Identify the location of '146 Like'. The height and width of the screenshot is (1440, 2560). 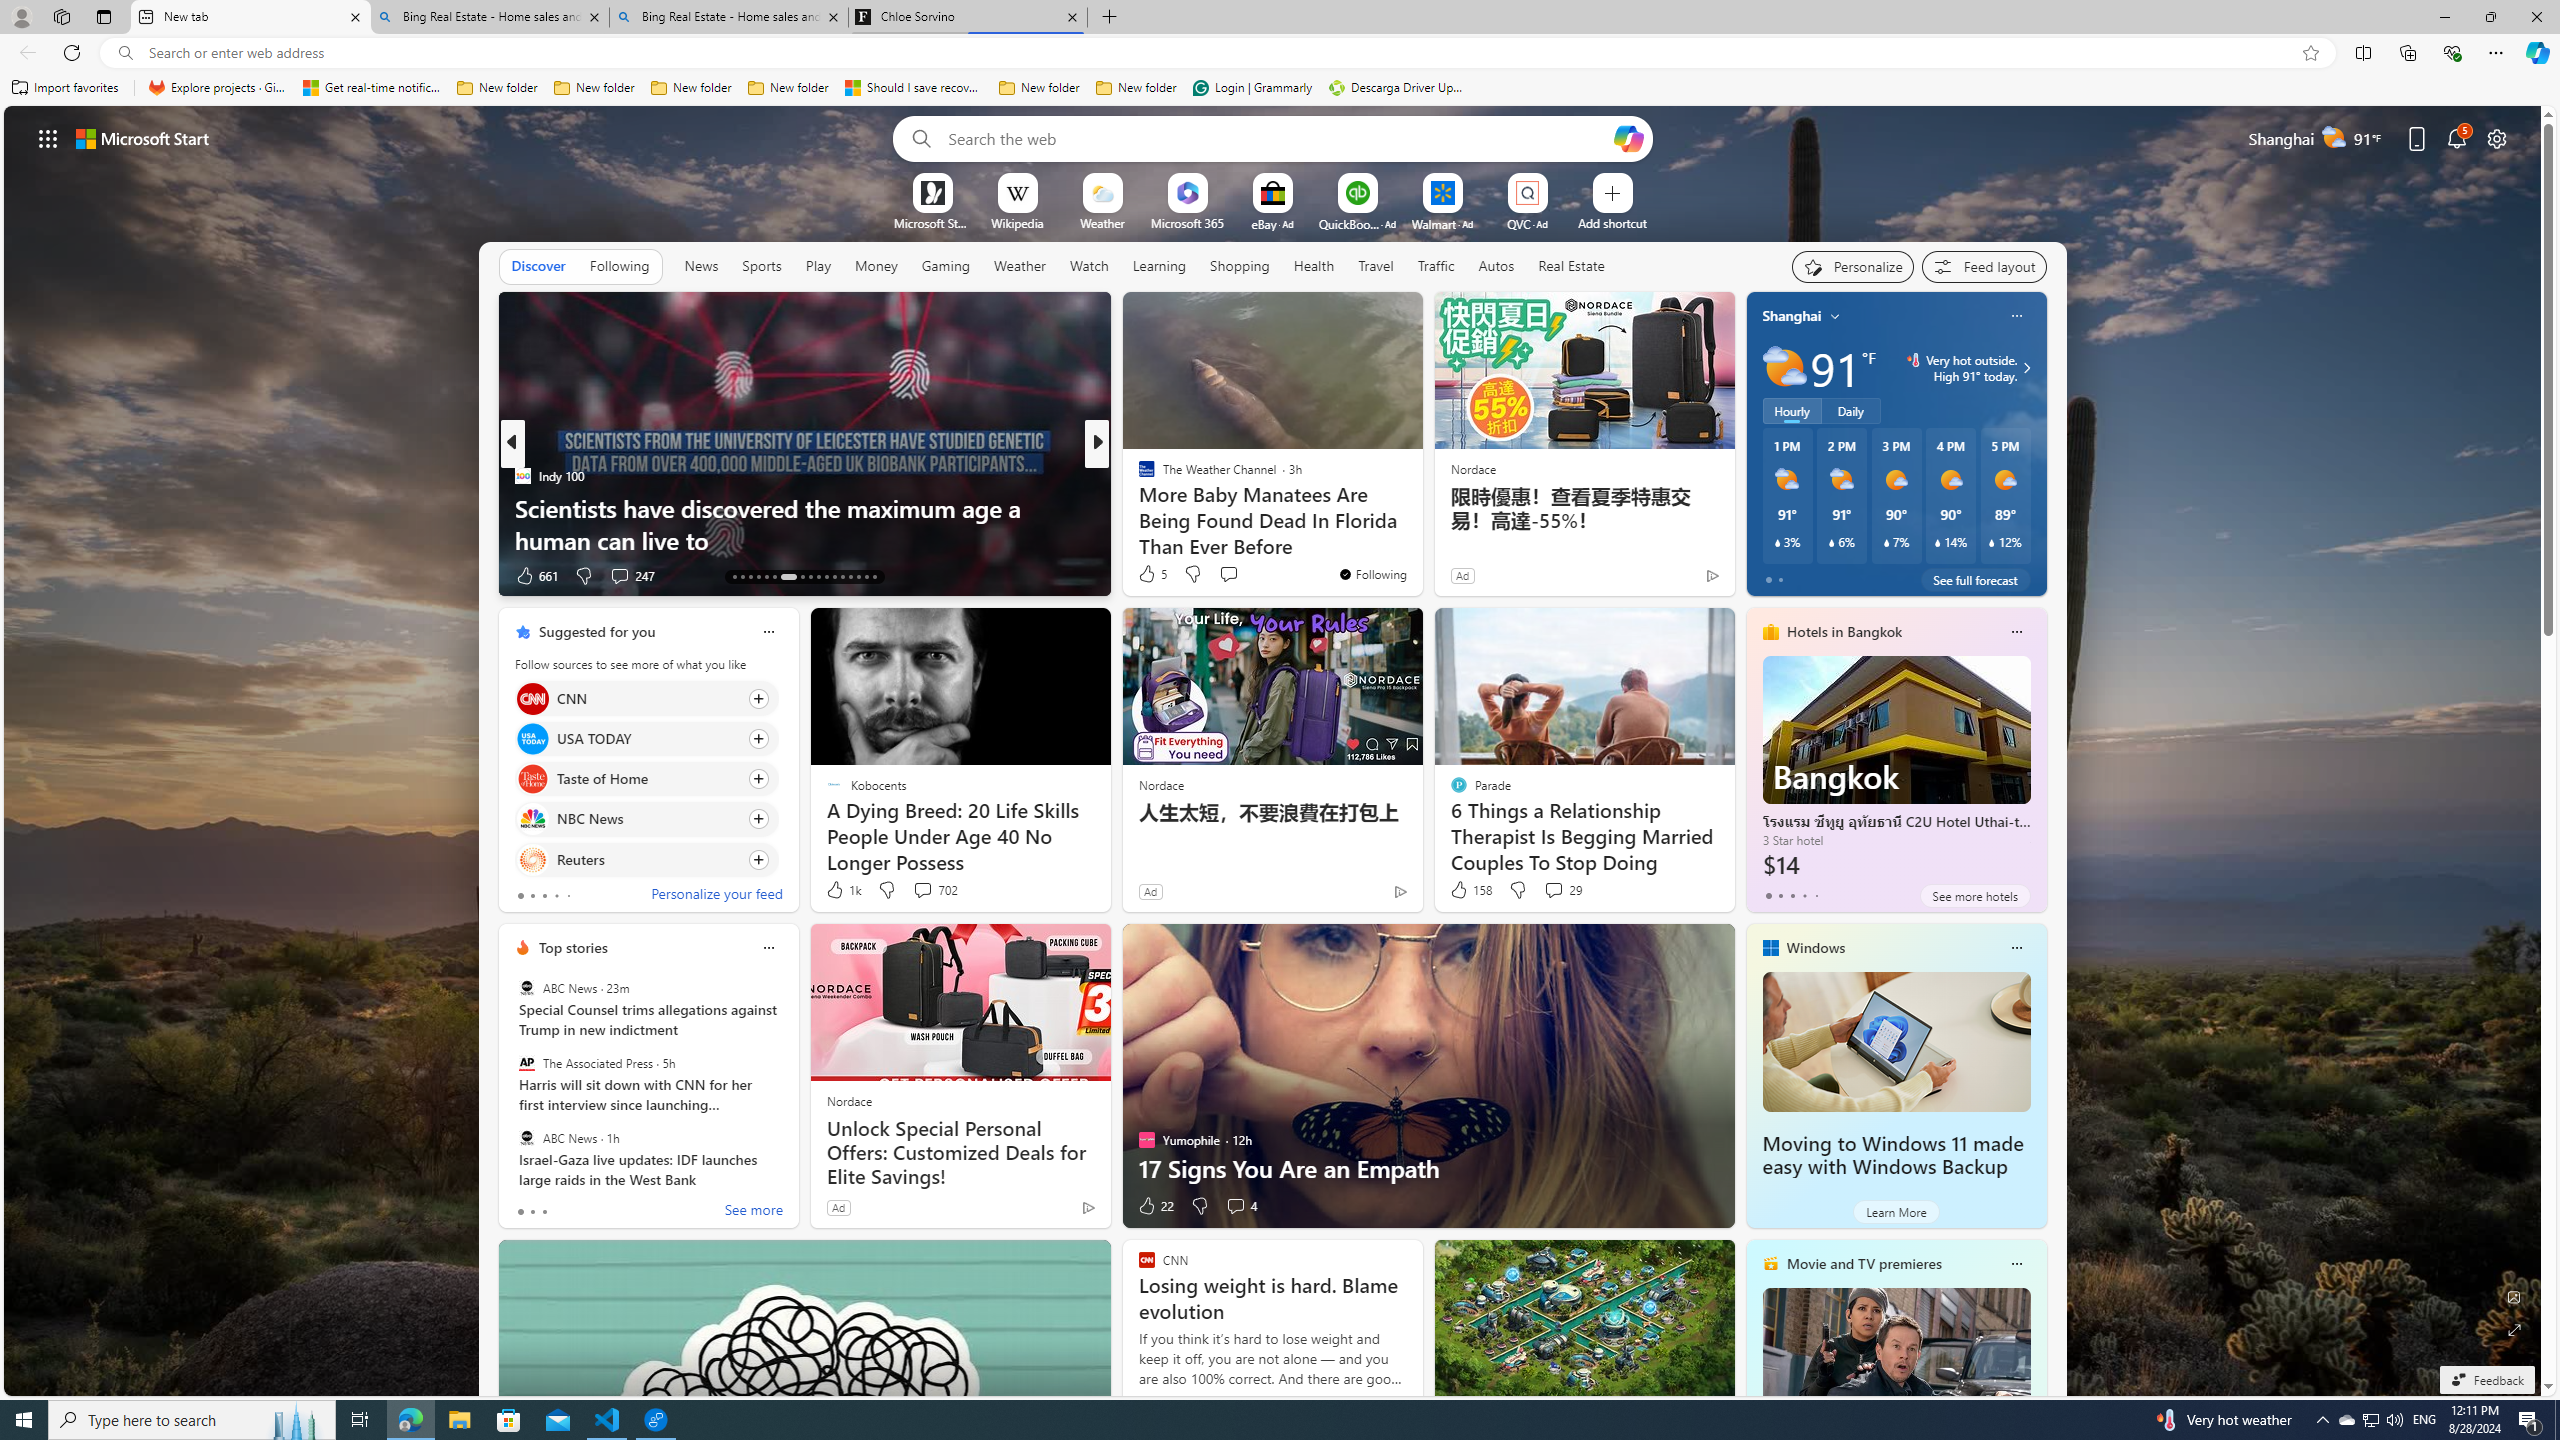
(1151, 575).